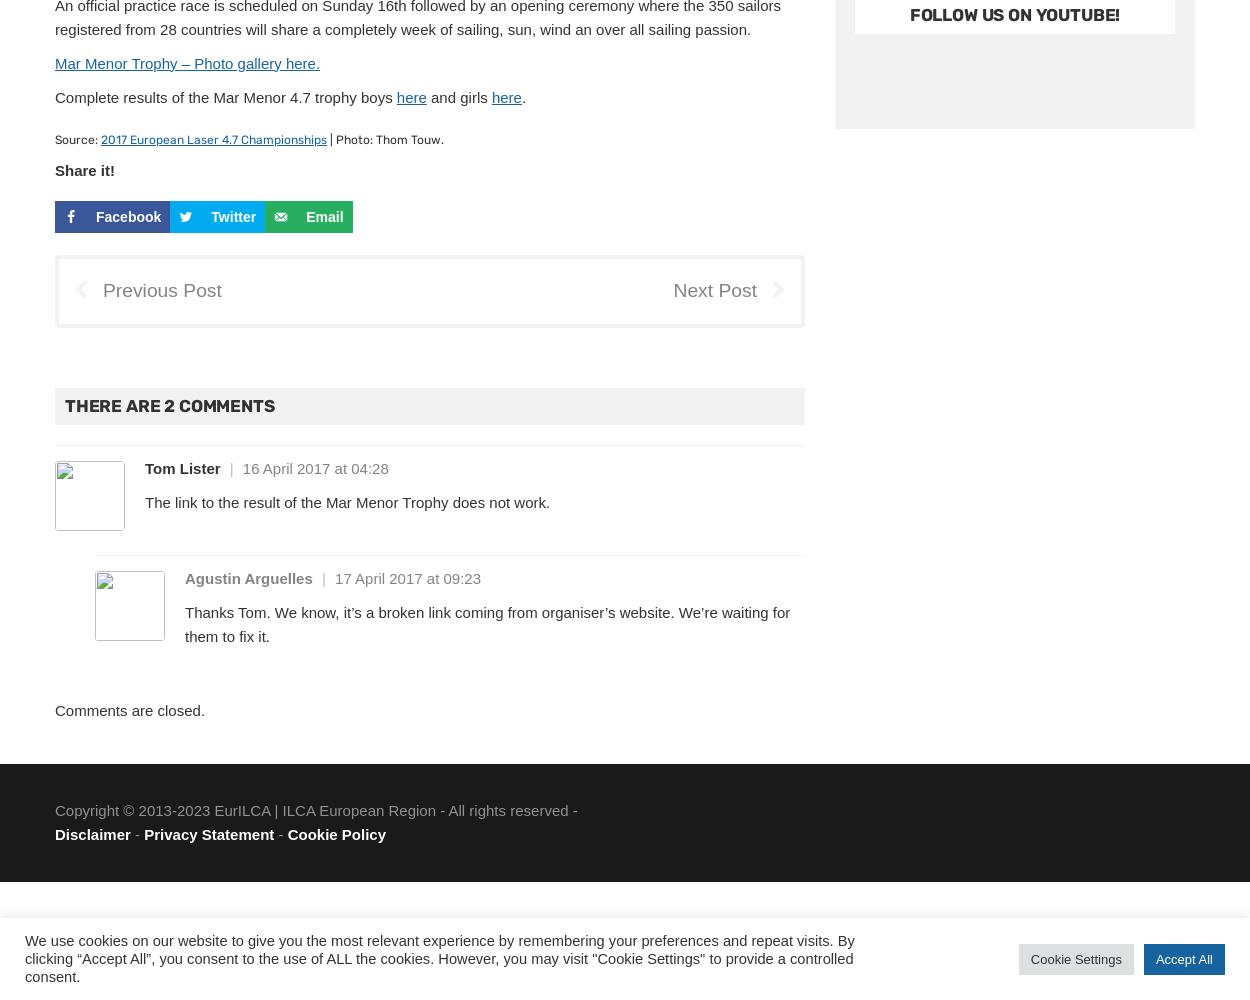 This screenshot has height=1000, width=1250. I want to click on '.', so click(523, 95).